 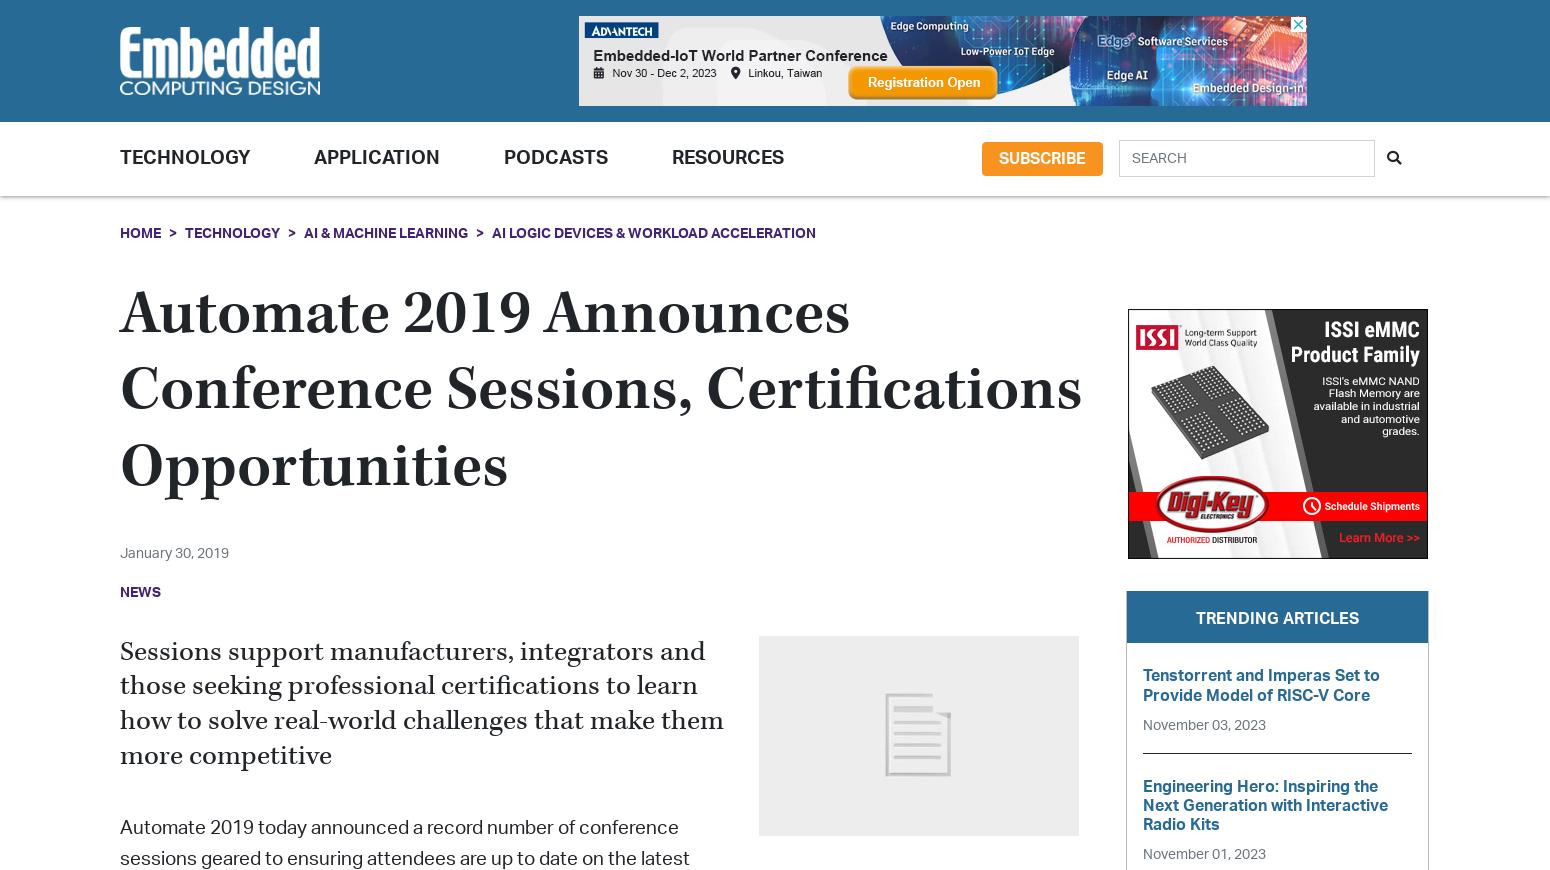 I want to click on 'Subscribe', so click(x=997, y=156).